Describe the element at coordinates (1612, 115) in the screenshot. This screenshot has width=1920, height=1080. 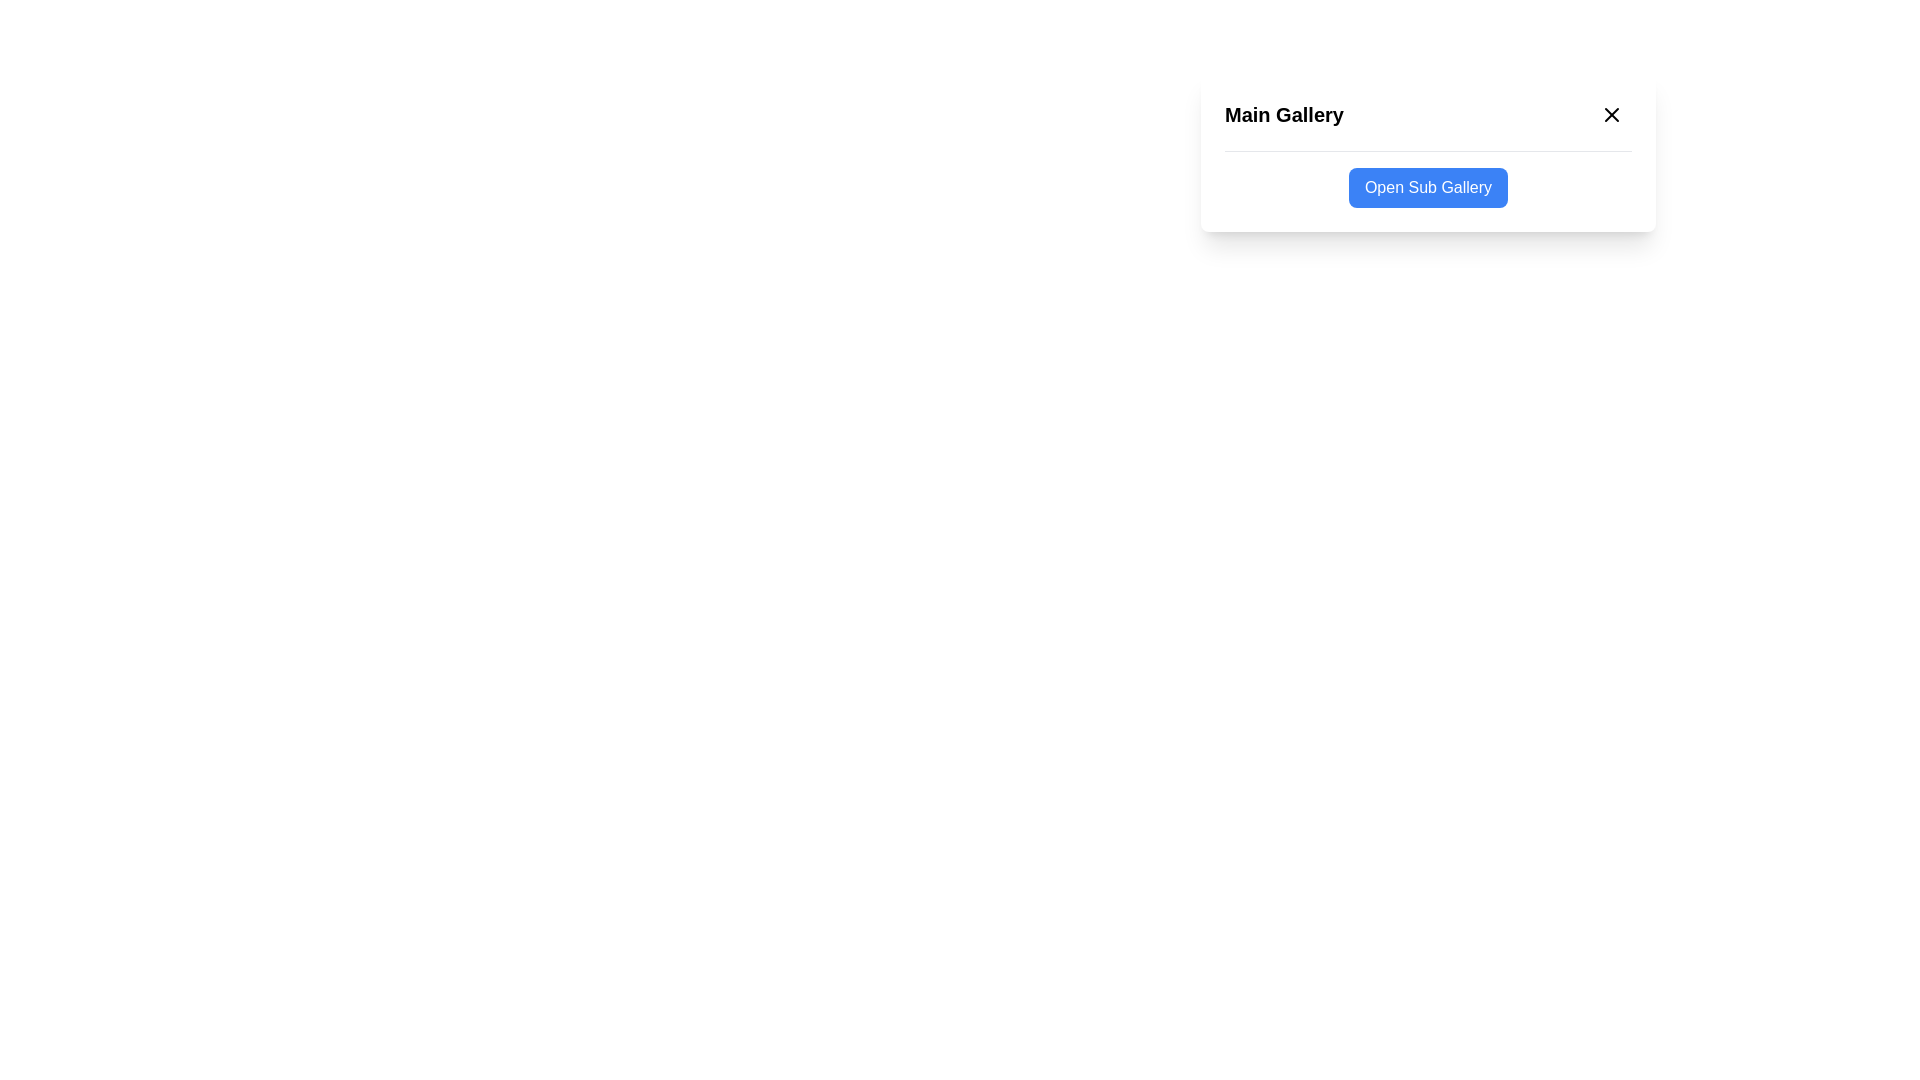
I see `the close button icon located at the top-right corner of the 'Main Gallery' module` at that location.